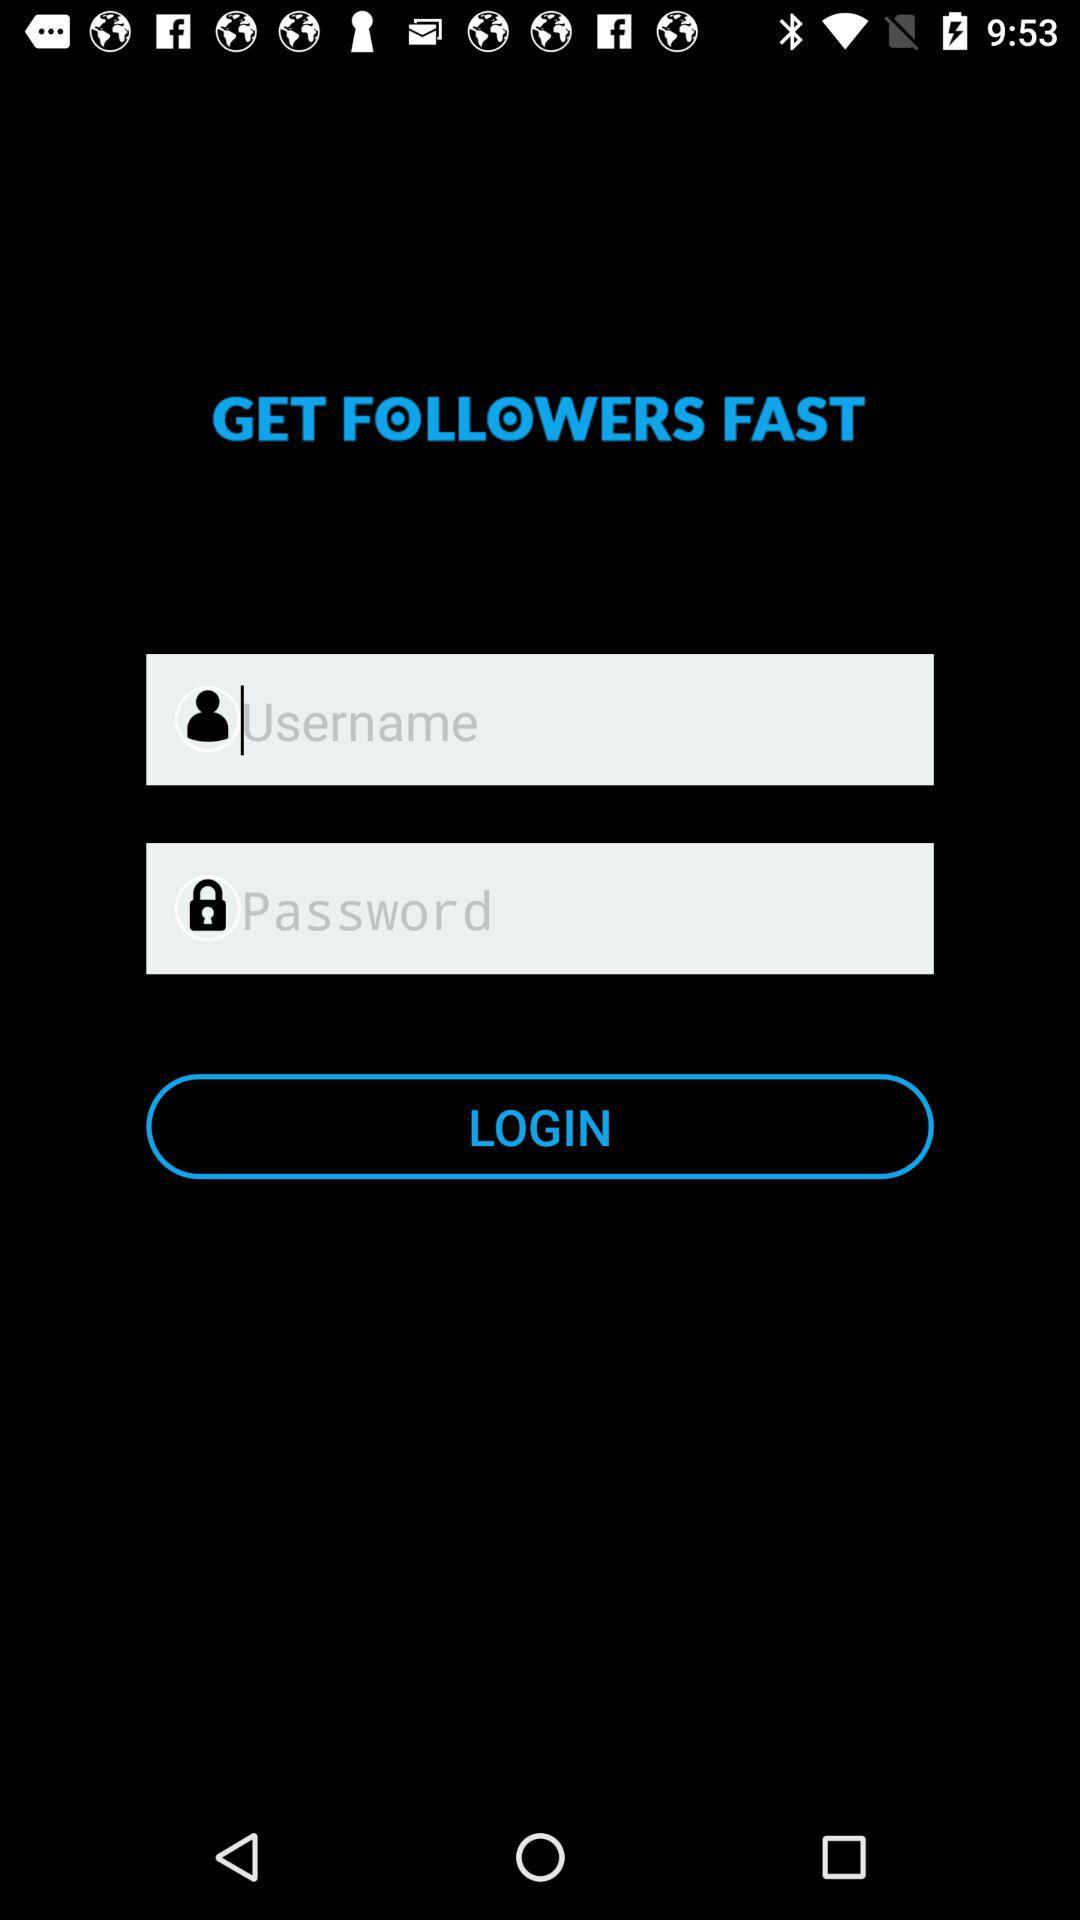  What do you see at coordinates (582, 908) in the screenshot?
I see `item above login` at bounding box center [582, 908].